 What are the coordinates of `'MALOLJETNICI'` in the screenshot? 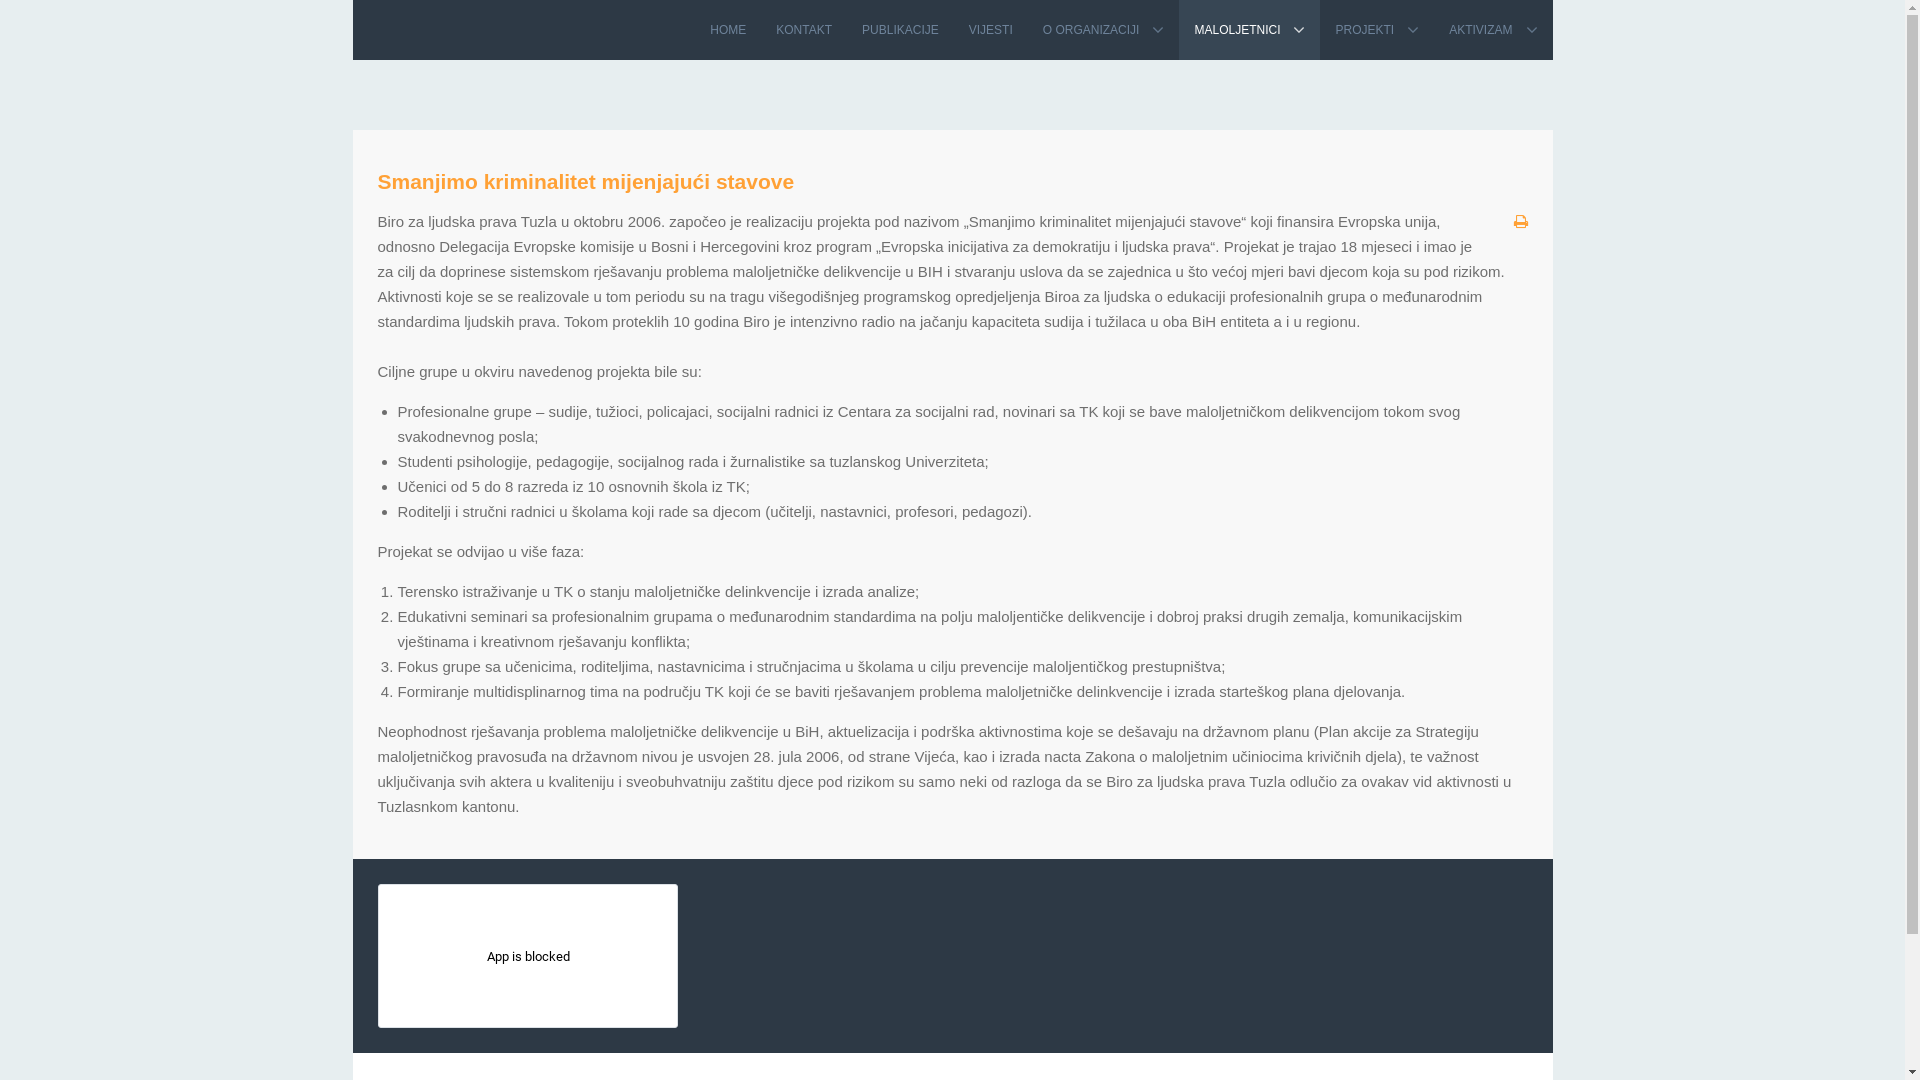 It's located at (1248, 30).